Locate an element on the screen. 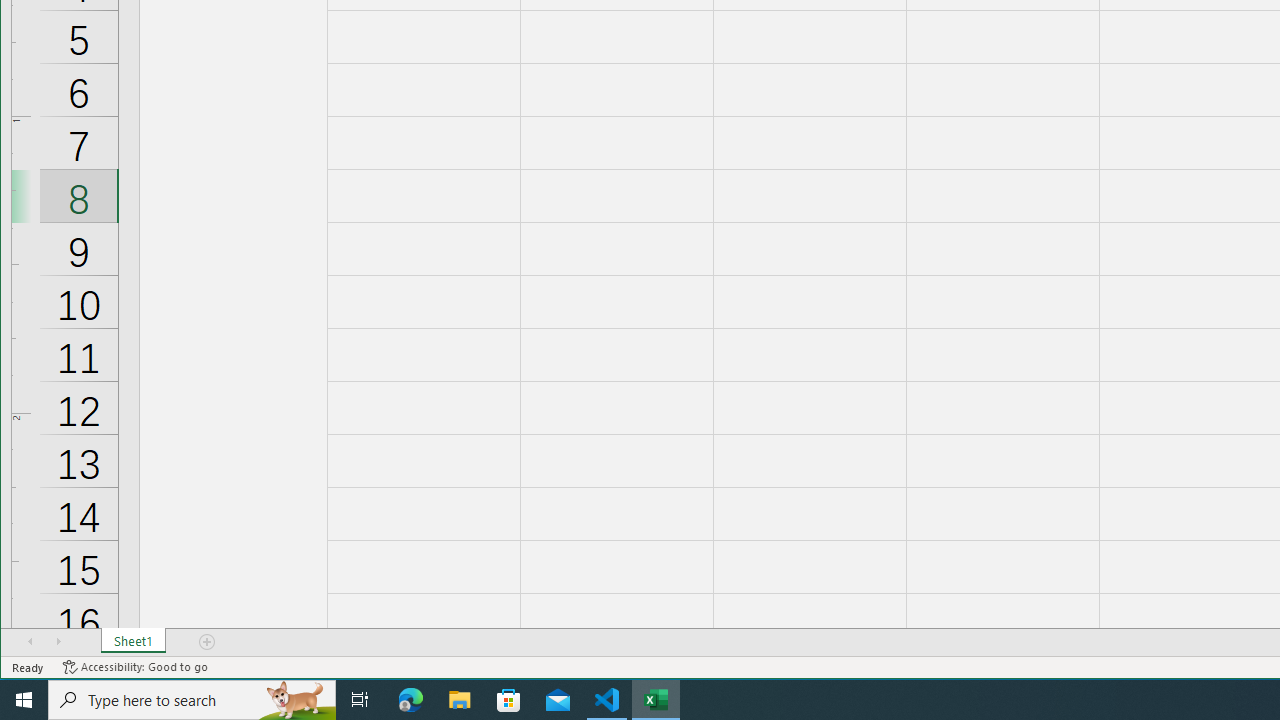 The width and height of the screenshot is (1280, 720). 'Search highlights icon opens search home window' is located at coordinates (294, 698).